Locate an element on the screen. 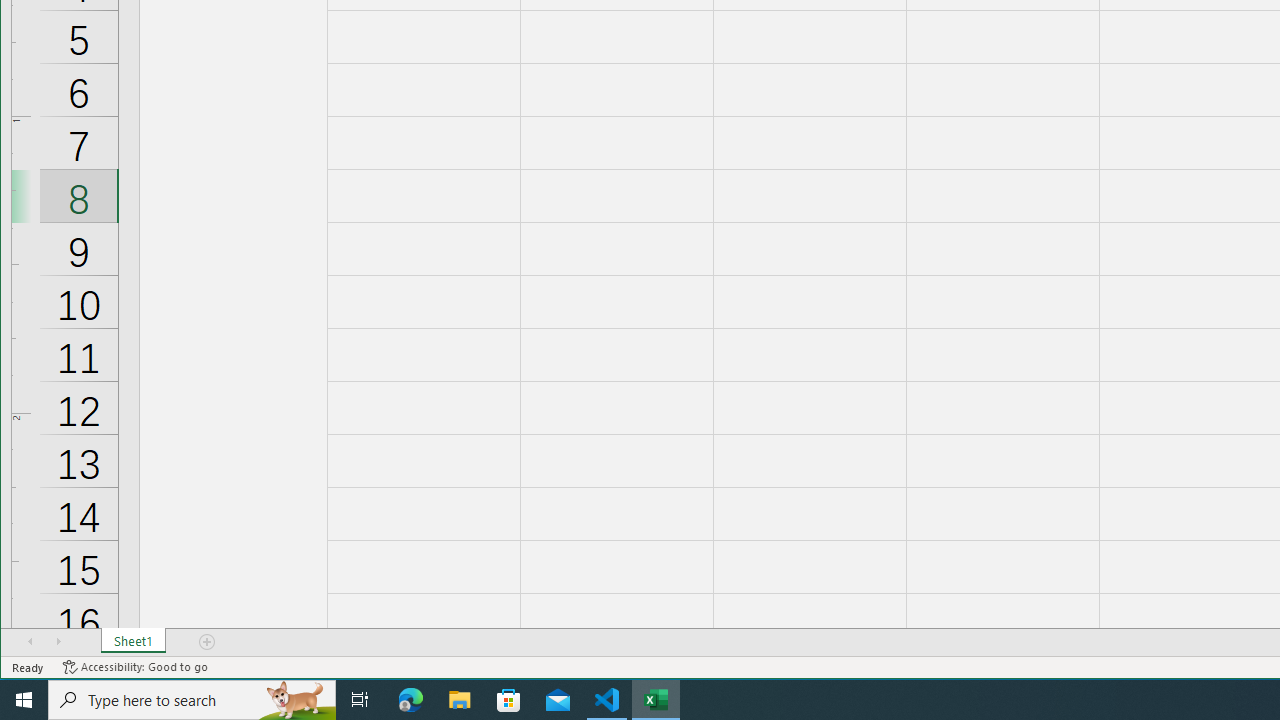 The width and height of the screenshot is (1280, 720). 'Search highlights icon opens search home window' is located at coordinates (294, 698).